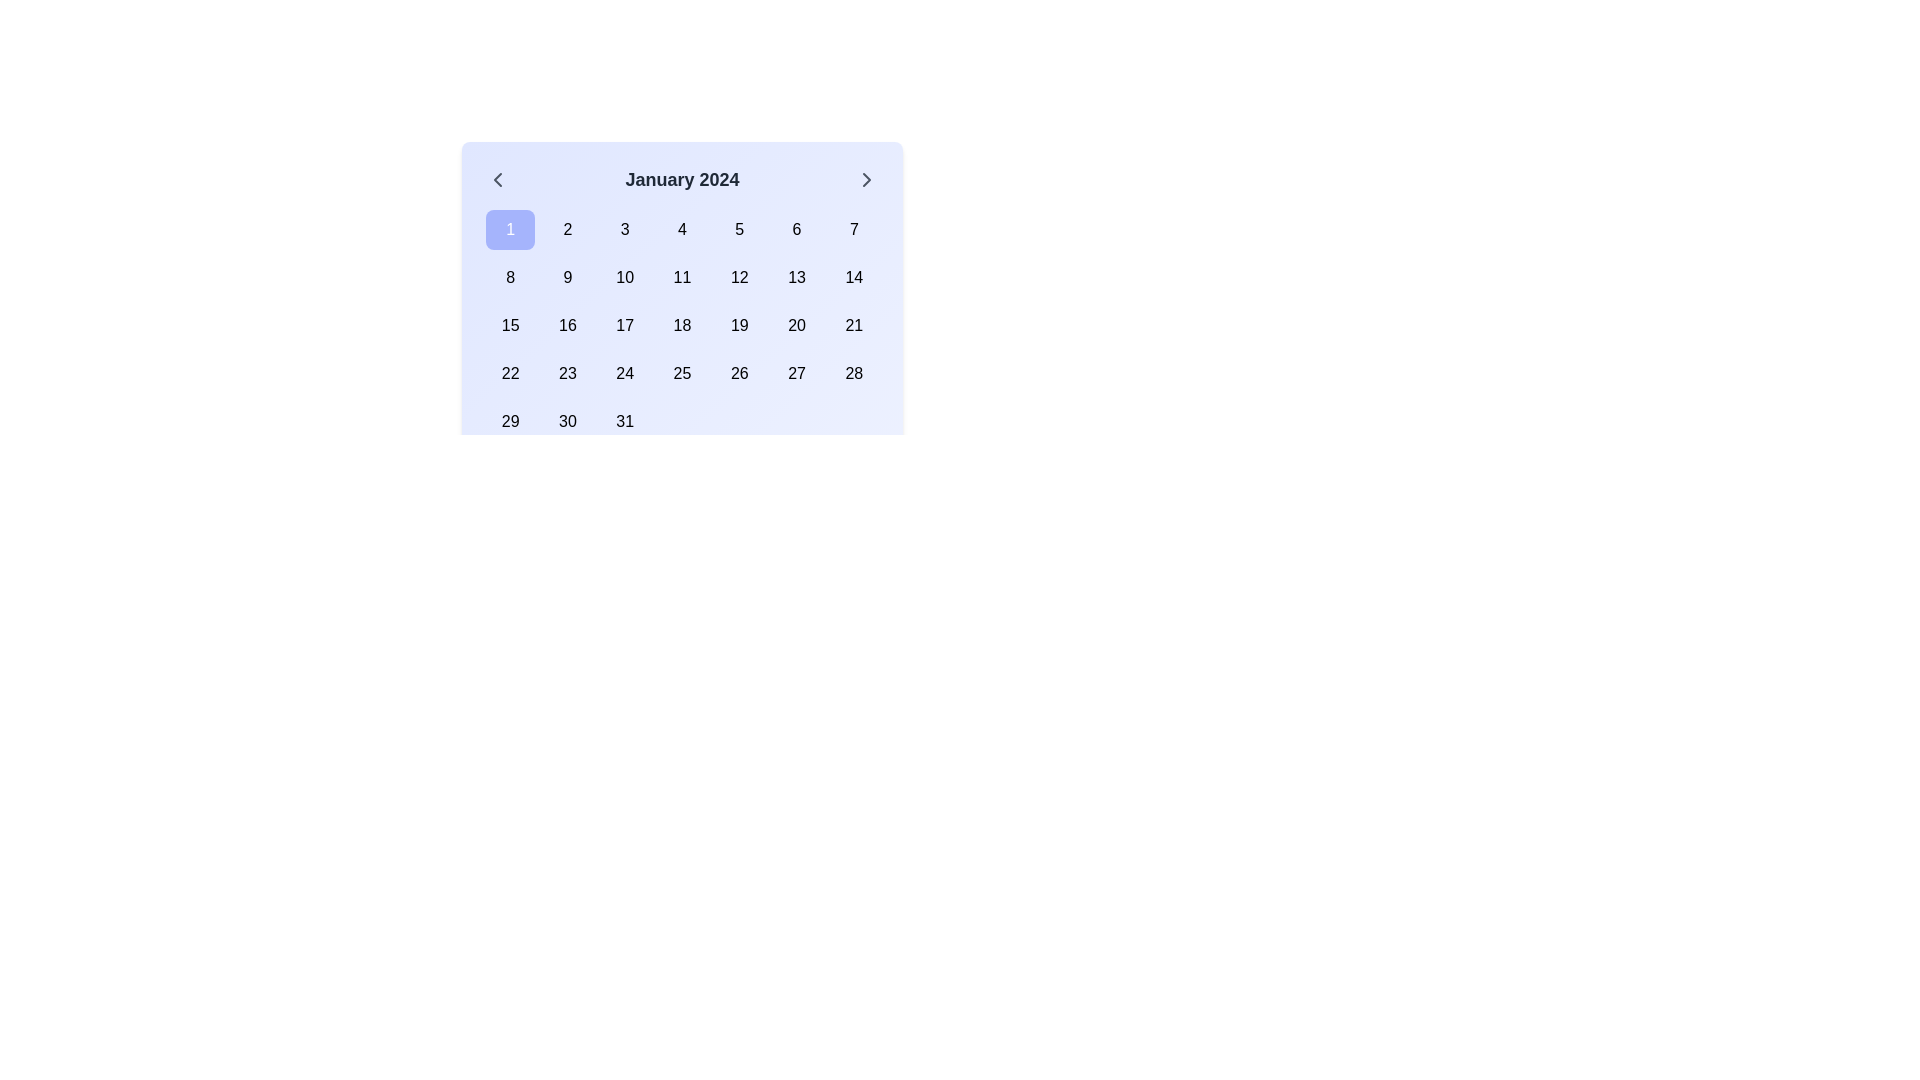  I want to click on the button representing the 27th day in the calendar view, located in the fifth row and sixth column of the grid, so click(795, 374).